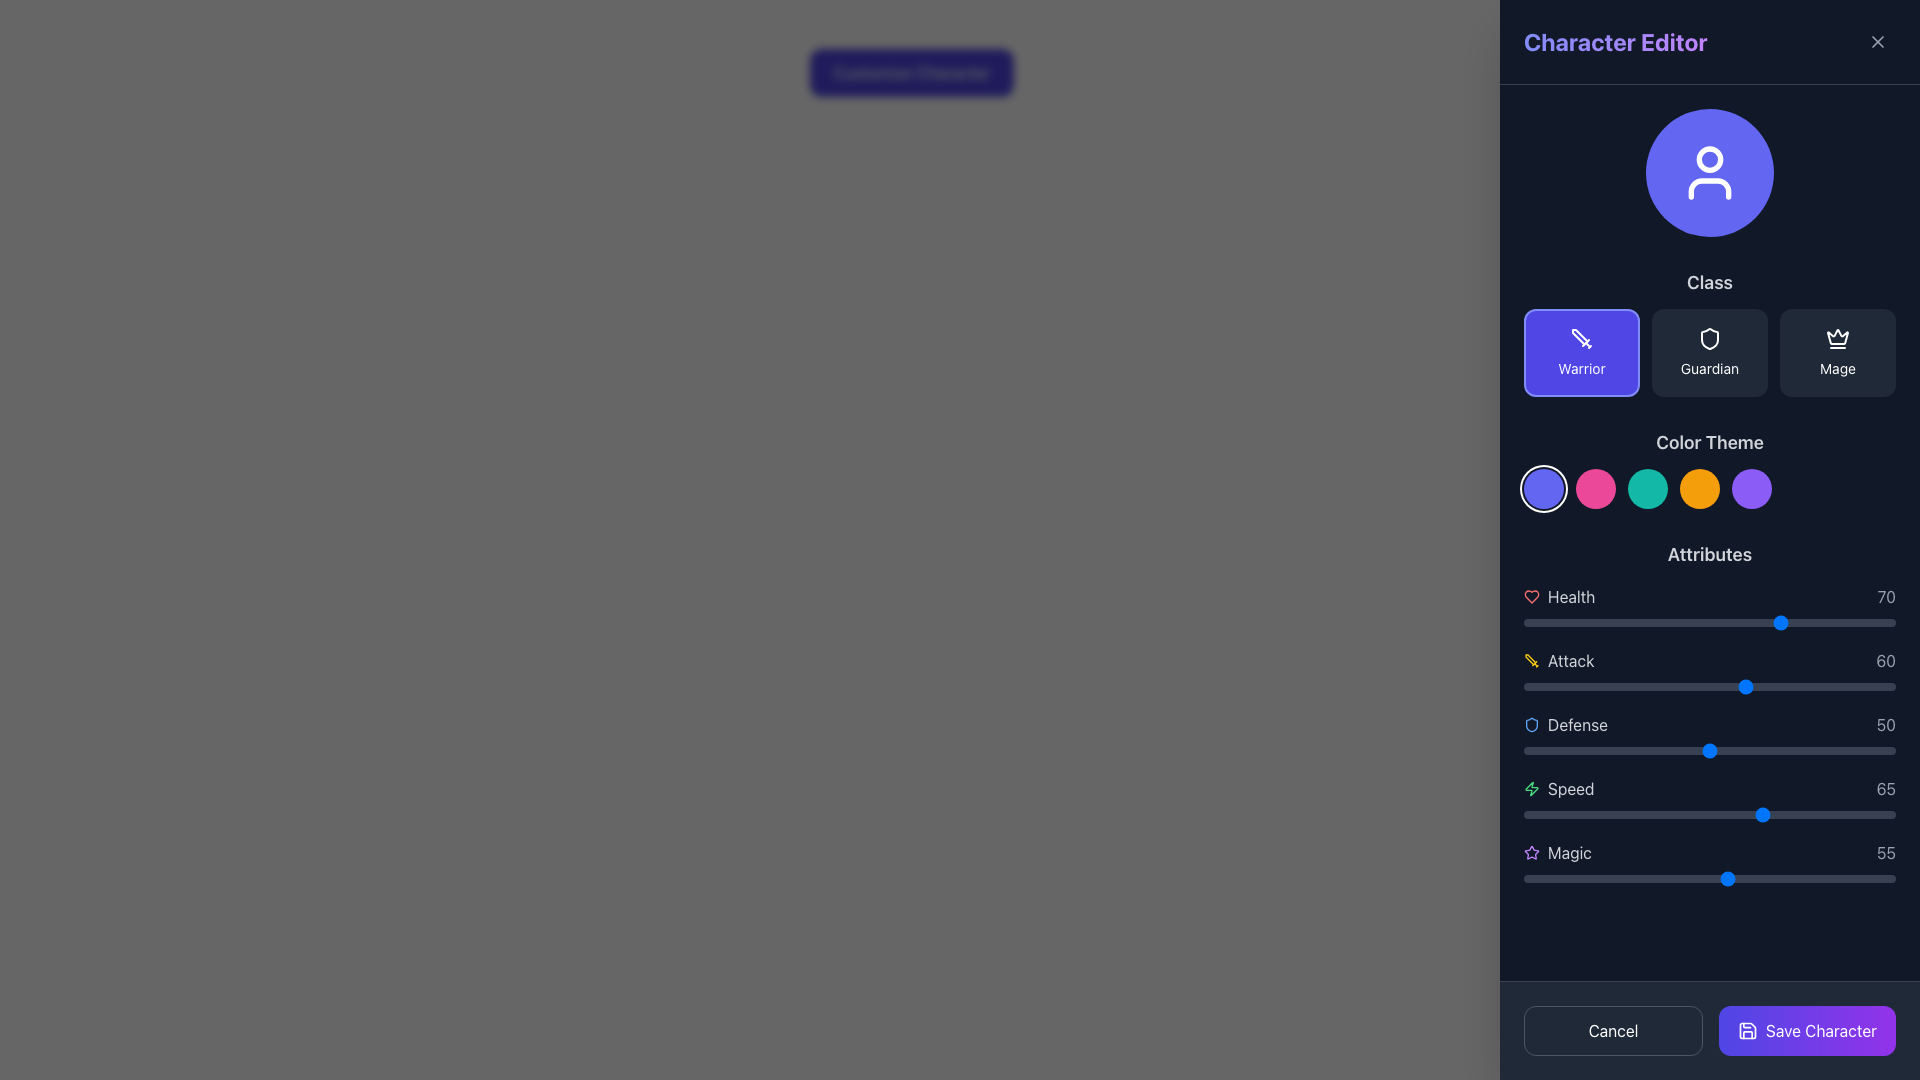 Image resolution: width=1920 pixels, height=1080 pixels. I want to click on the magic attribute, so click(1661, 878).